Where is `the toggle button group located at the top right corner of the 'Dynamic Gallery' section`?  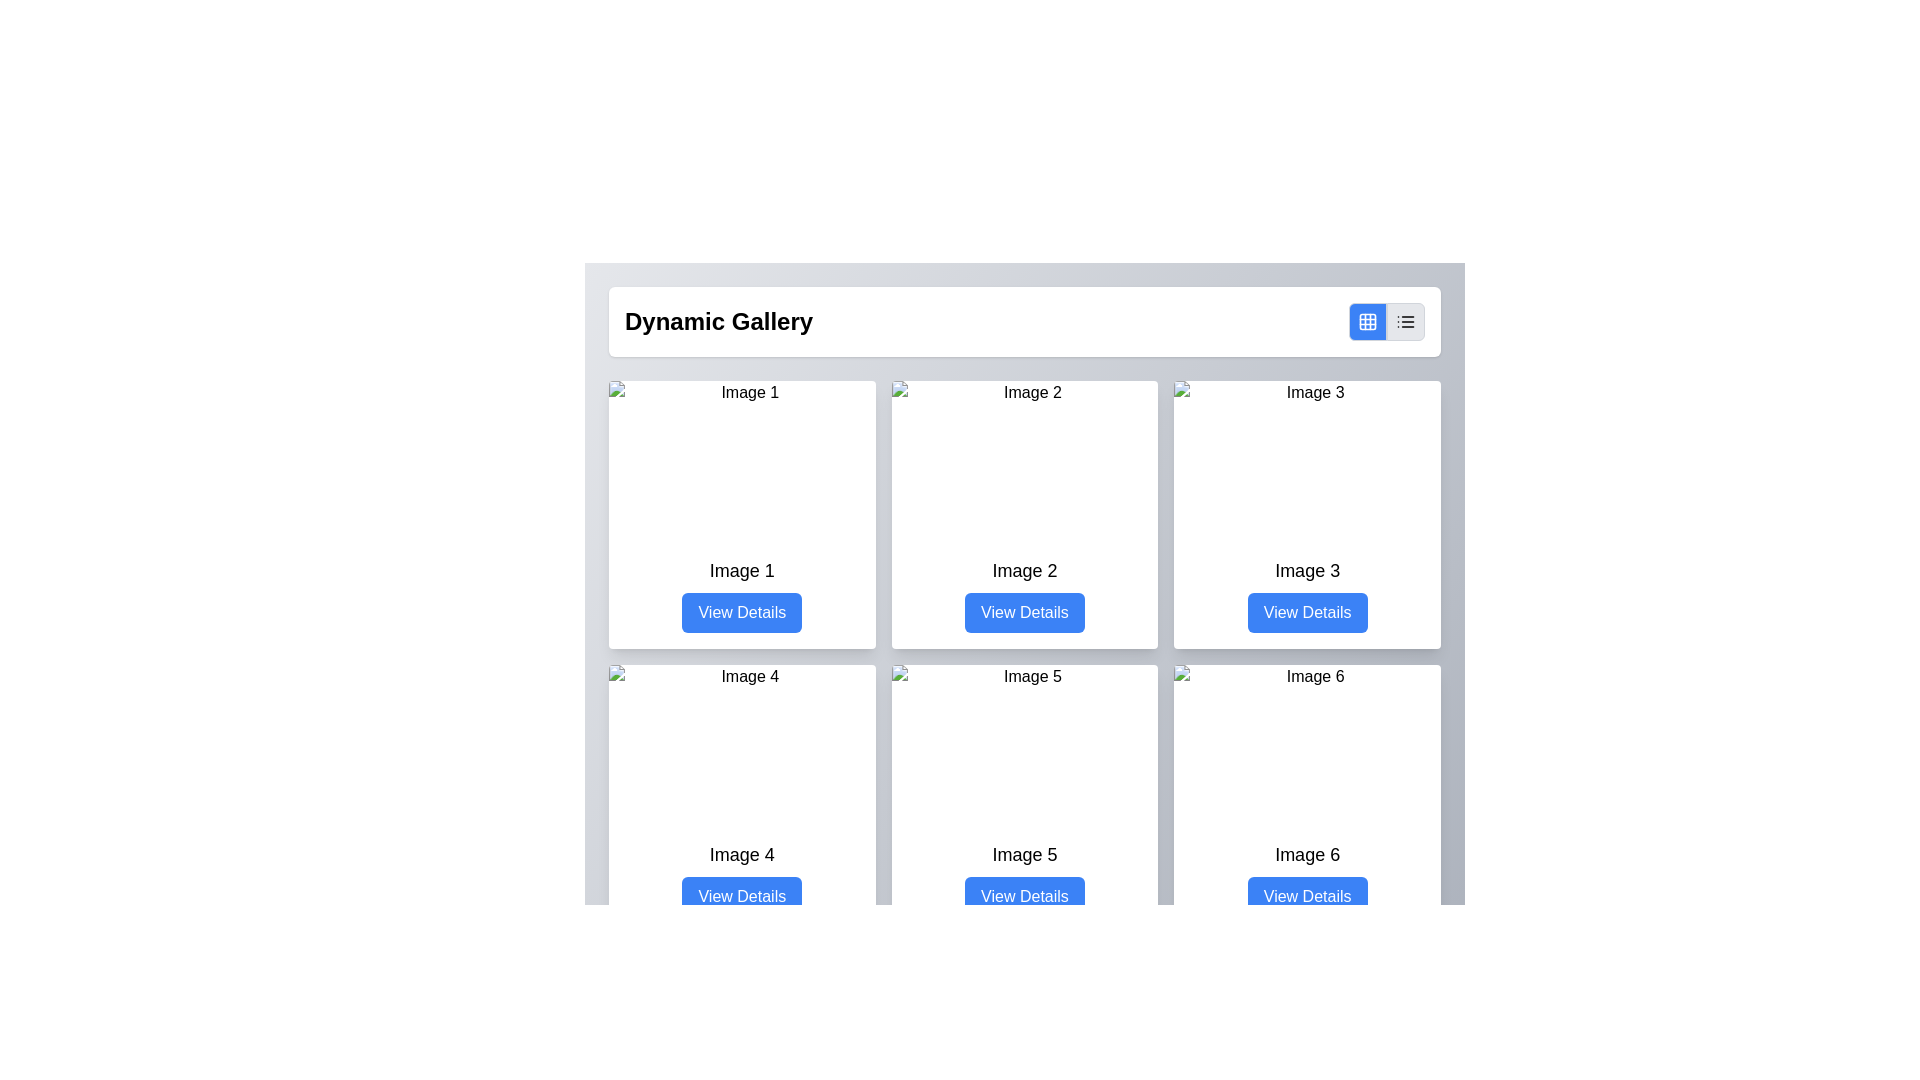
the toggle button group located at the top right corner of the 'Dynamic Gallery' section is located at coordinates (1386, 320).